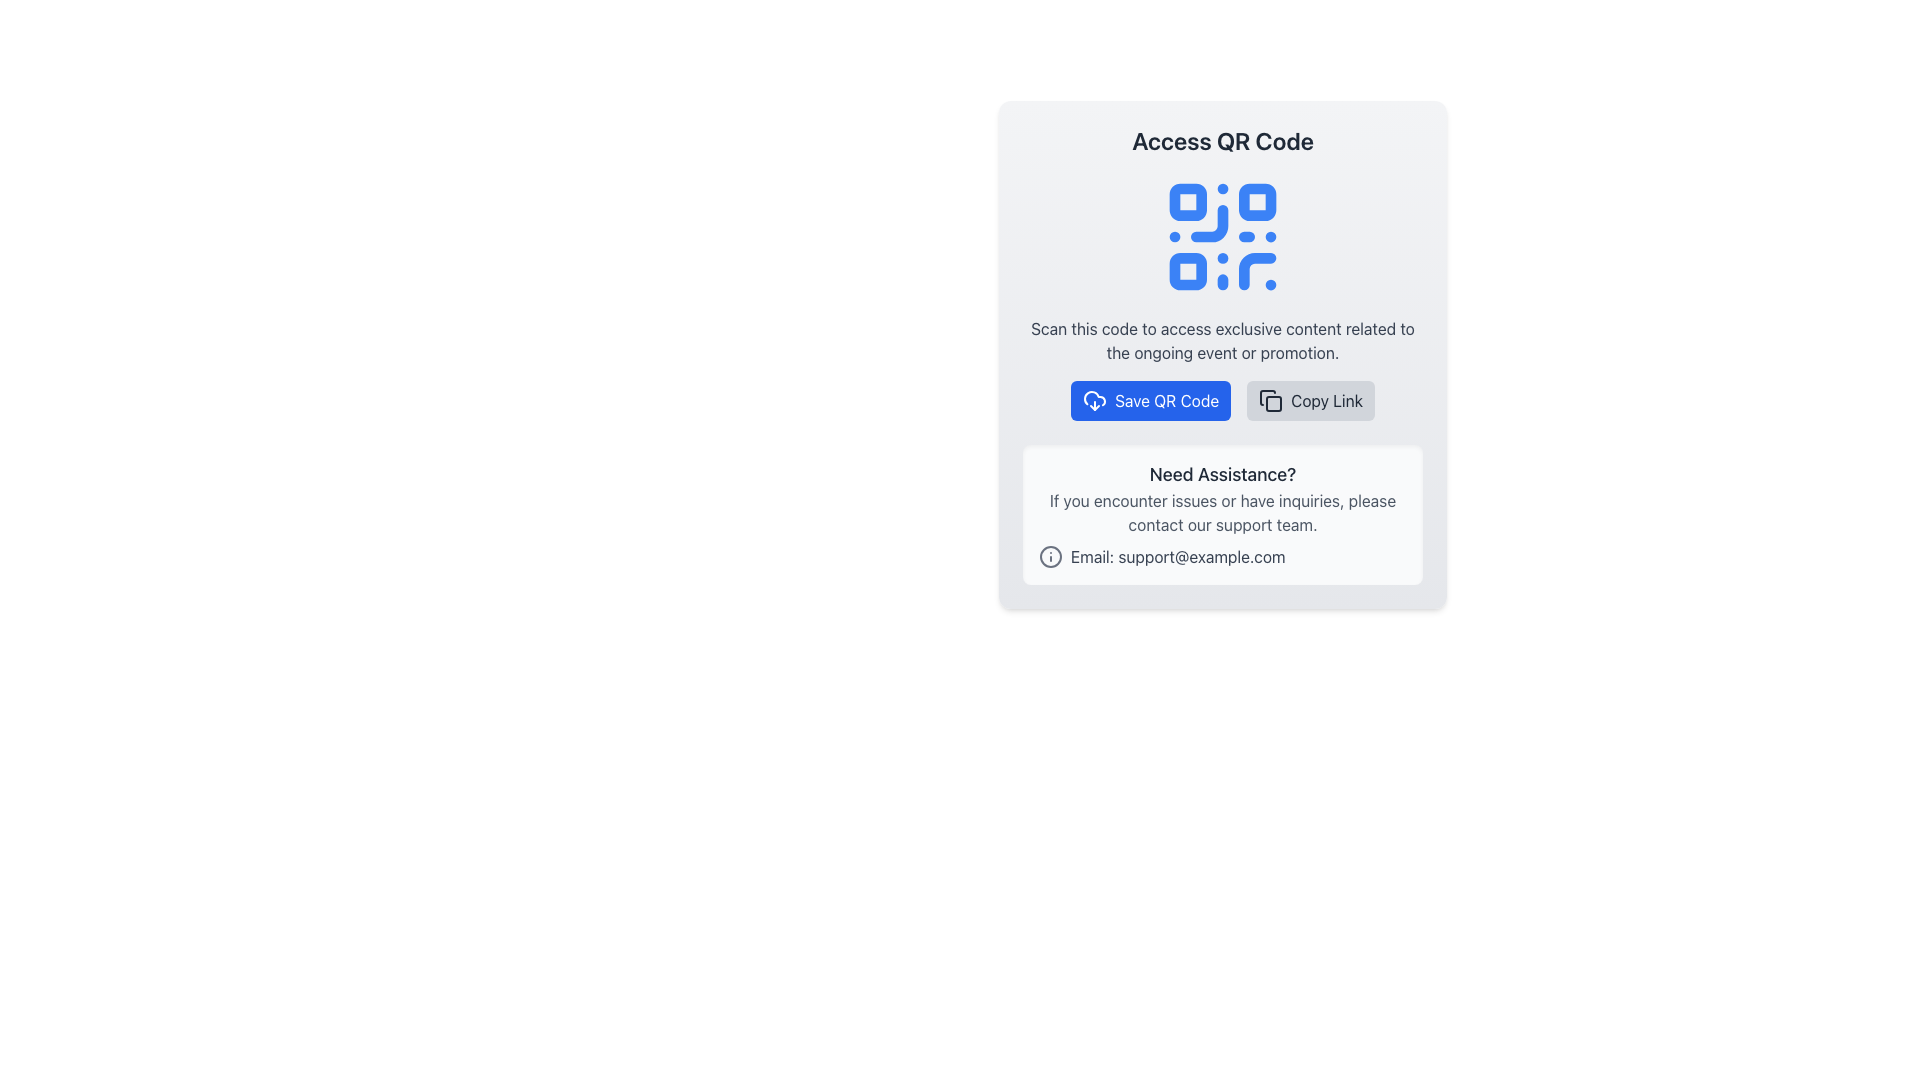 The height and width of the screenshot is (1080, 1920). What do you see at coordinates (1093, 401) in the screenshot?
I see `the download icon located inside the blue 'Save QR Code' button, positioned to the left of the button text` at bounding box center [1093, 401].